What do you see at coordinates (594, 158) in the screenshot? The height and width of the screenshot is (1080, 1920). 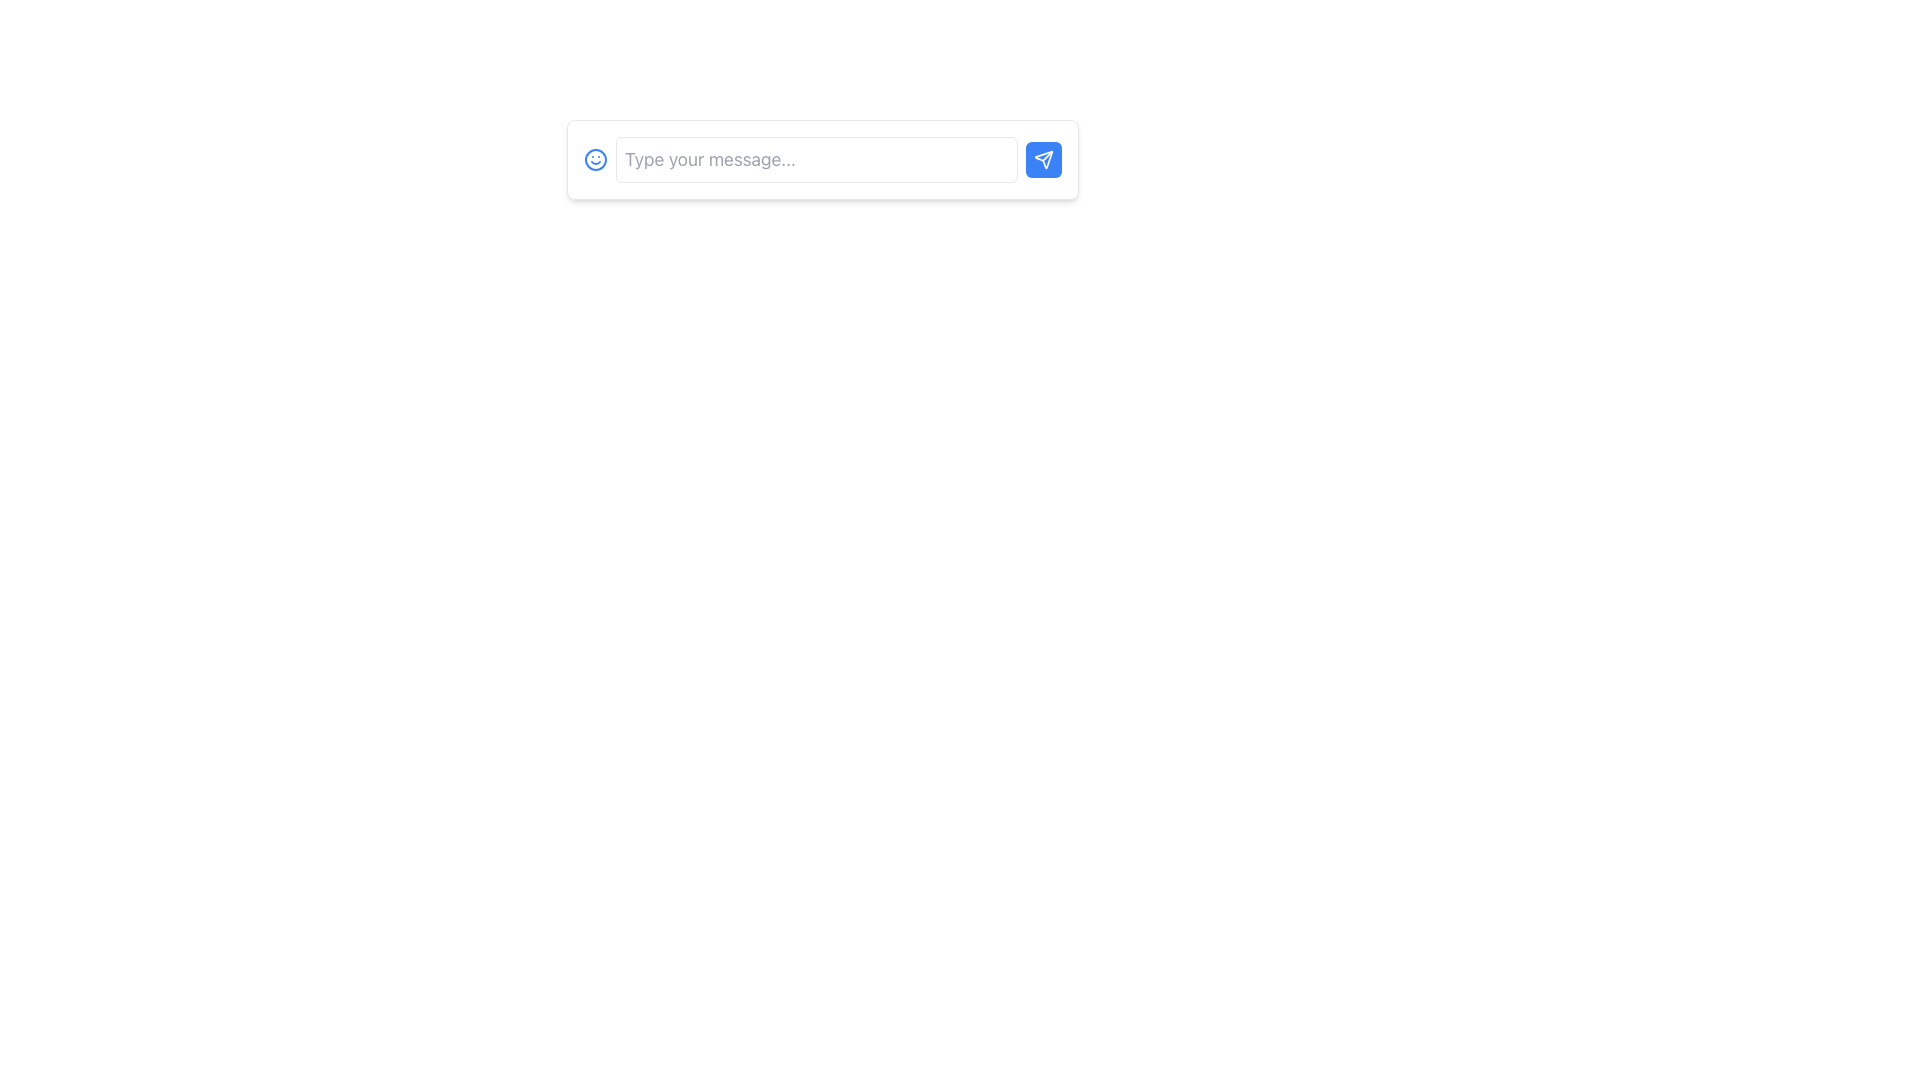 I see `the SVG circle shape that serves as the boundary of the smiley face icon, located to the left of the input text field` at bounding box center [594, 158].